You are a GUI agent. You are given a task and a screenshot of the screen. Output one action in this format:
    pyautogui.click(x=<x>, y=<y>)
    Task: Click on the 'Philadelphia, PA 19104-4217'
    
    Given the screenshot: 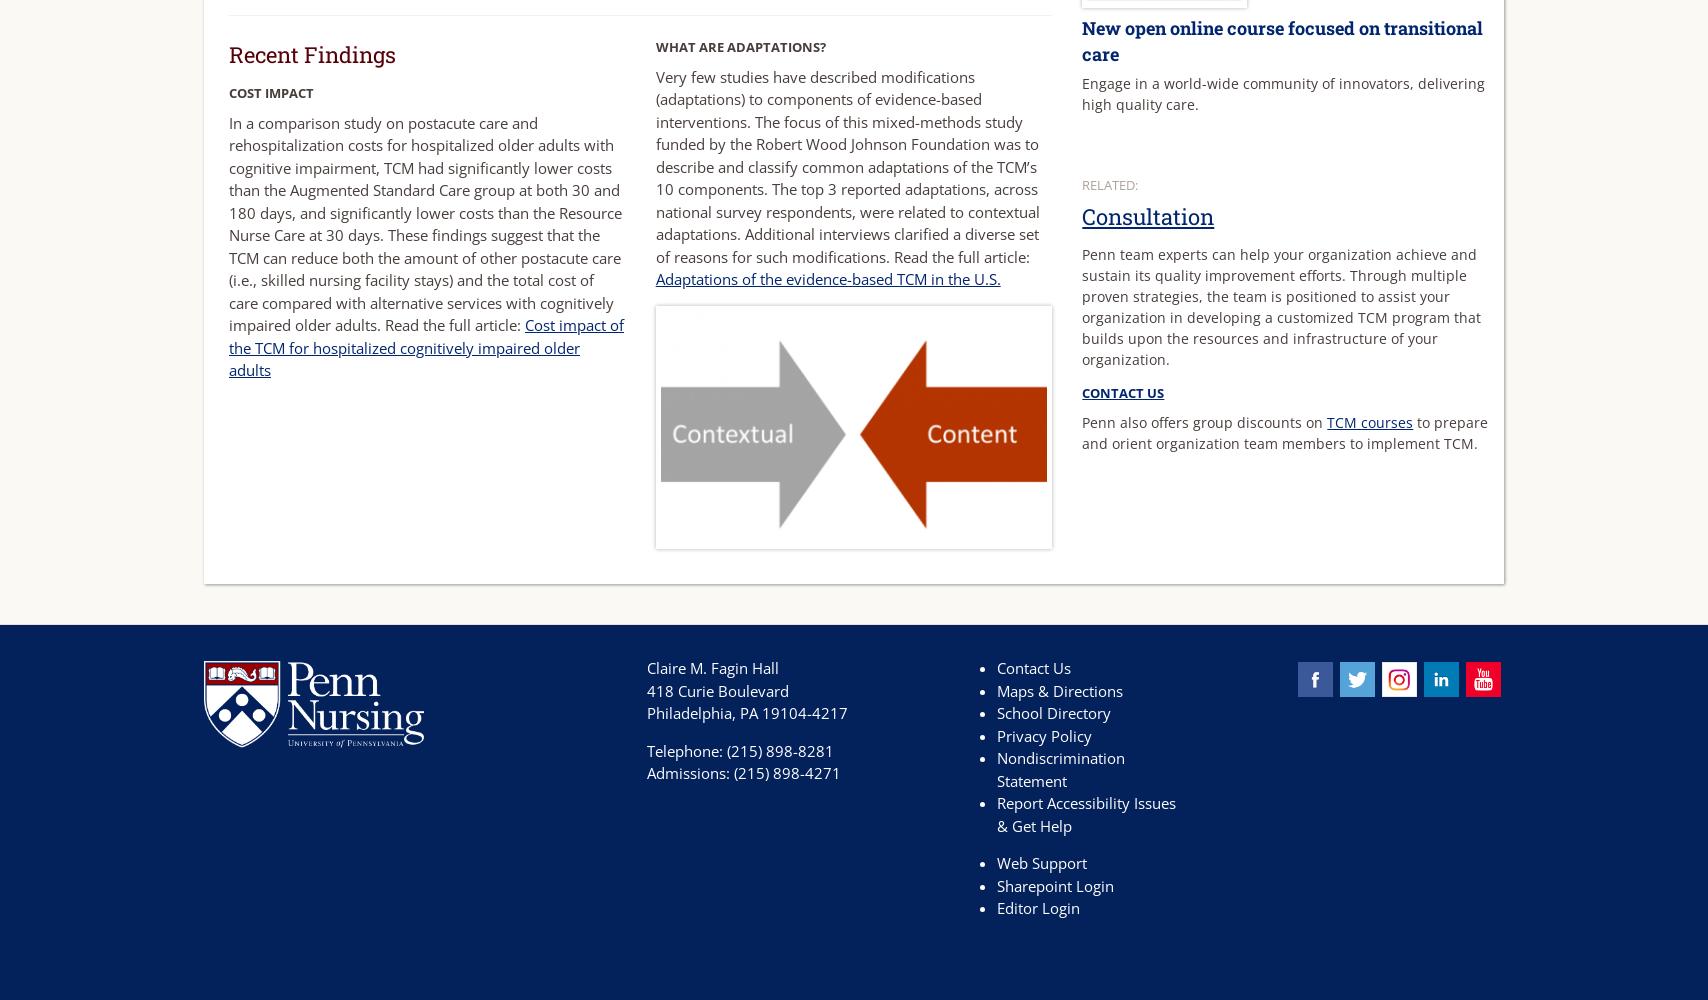 What is the action you would take?
    pyautogui.click(x=747, y=712)
    